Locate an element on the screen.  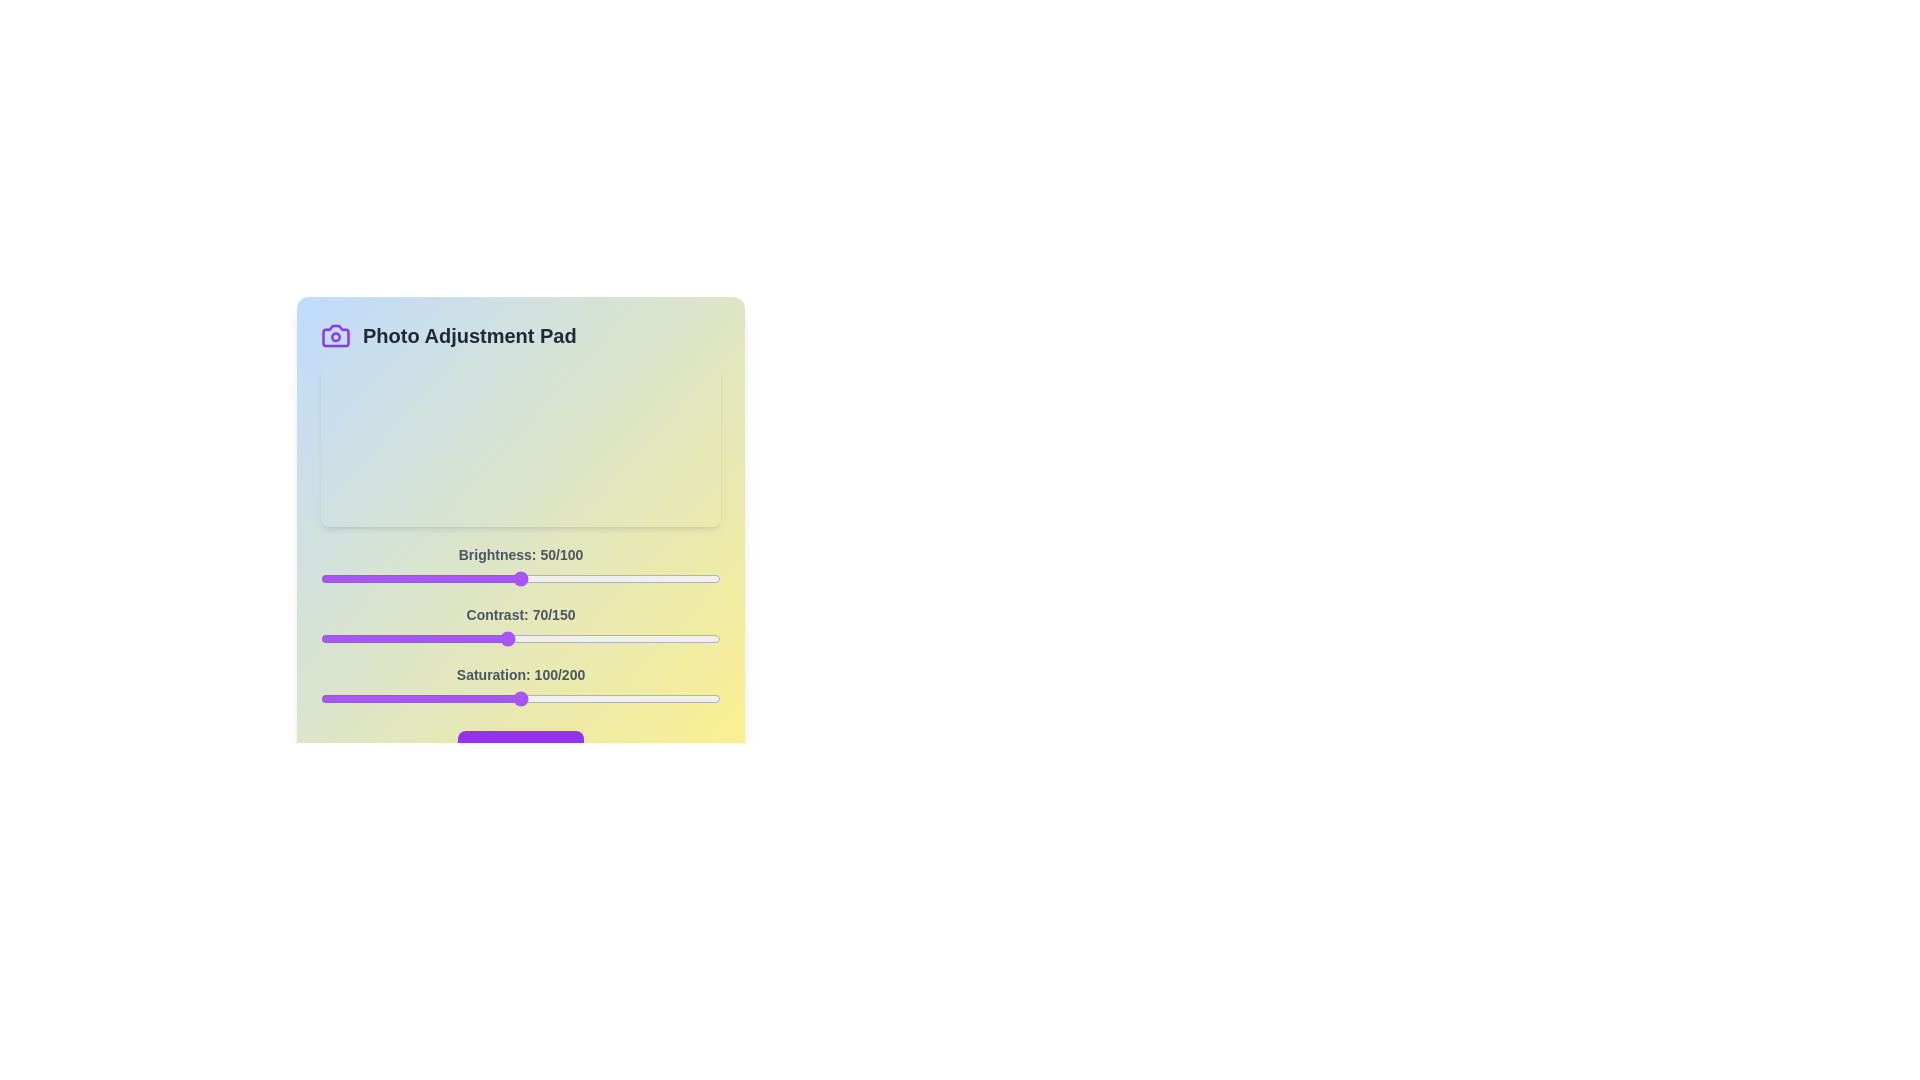
the 1 slider to 147 is located at coordinates (713, 639).